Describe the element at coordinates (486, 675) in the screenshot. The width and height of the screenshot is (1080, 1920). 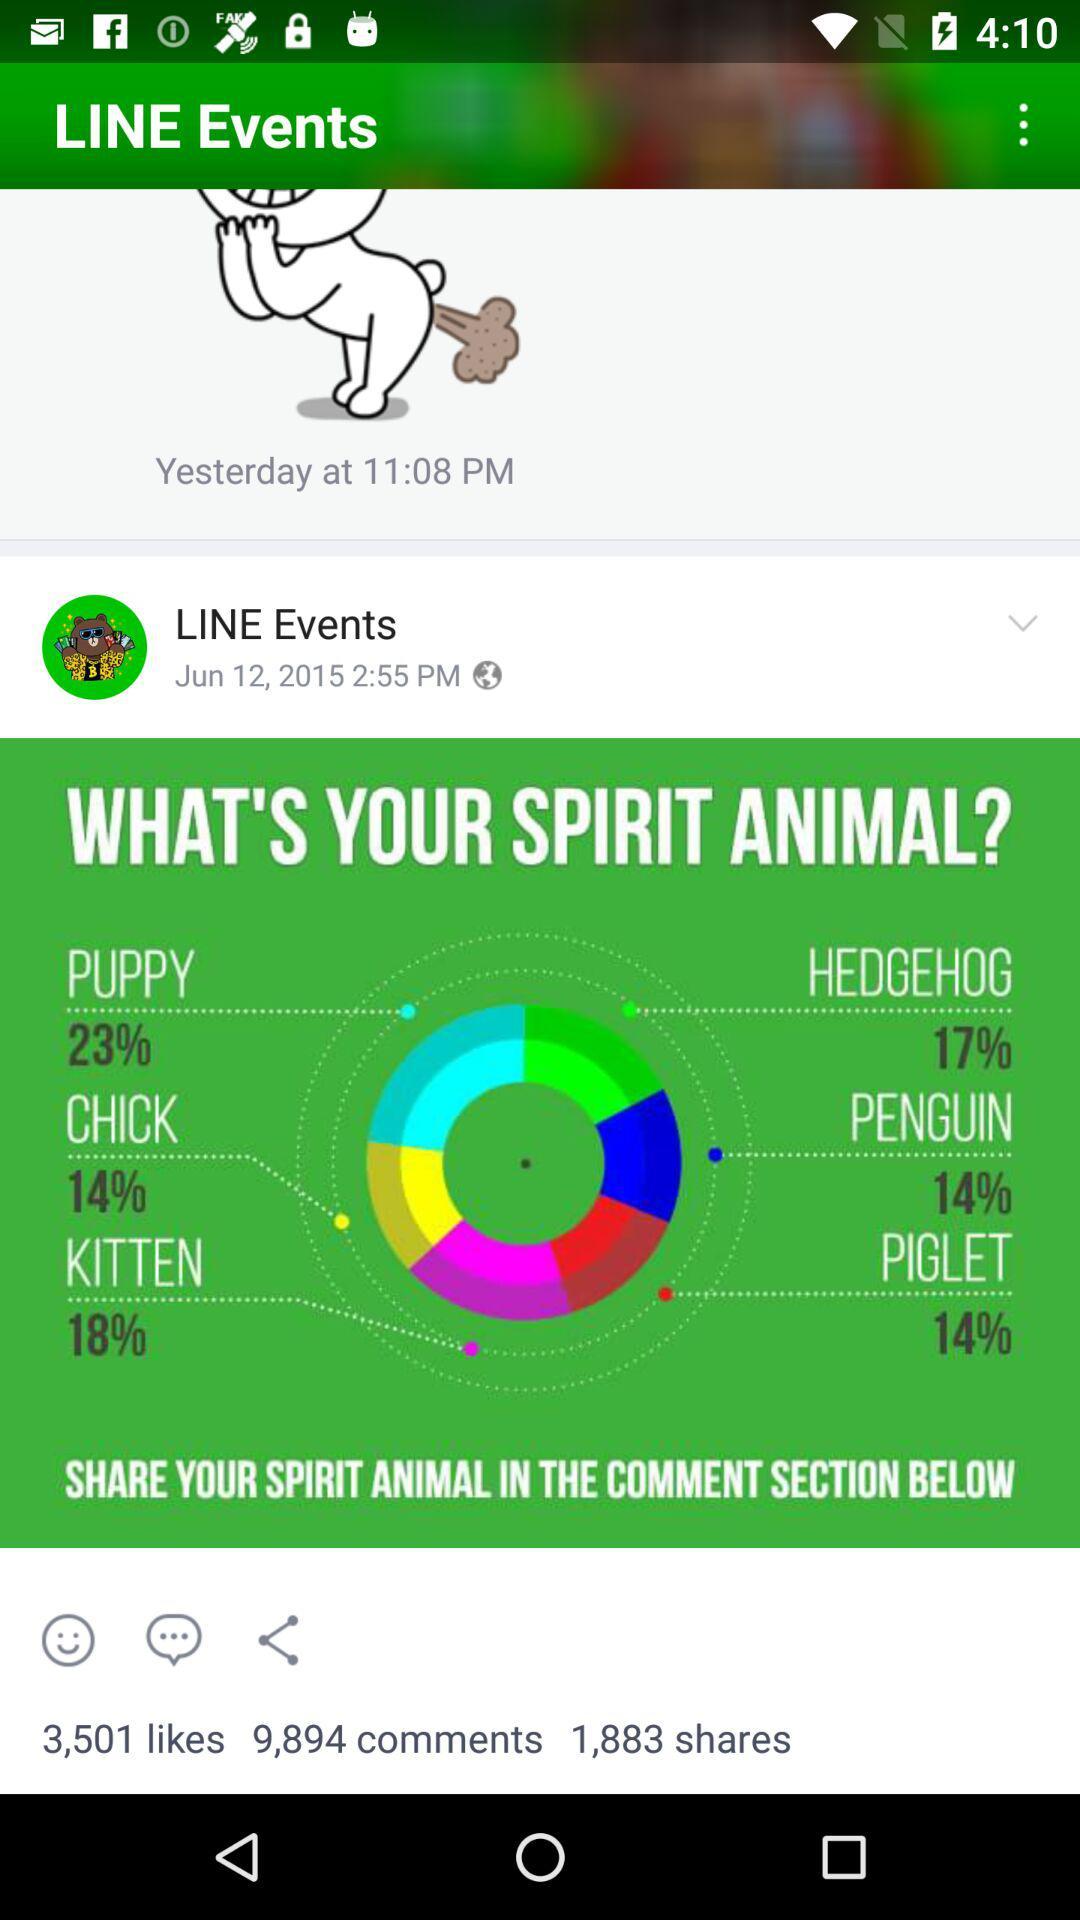
I see `icon to the right of the jun 12 2015` at that location.